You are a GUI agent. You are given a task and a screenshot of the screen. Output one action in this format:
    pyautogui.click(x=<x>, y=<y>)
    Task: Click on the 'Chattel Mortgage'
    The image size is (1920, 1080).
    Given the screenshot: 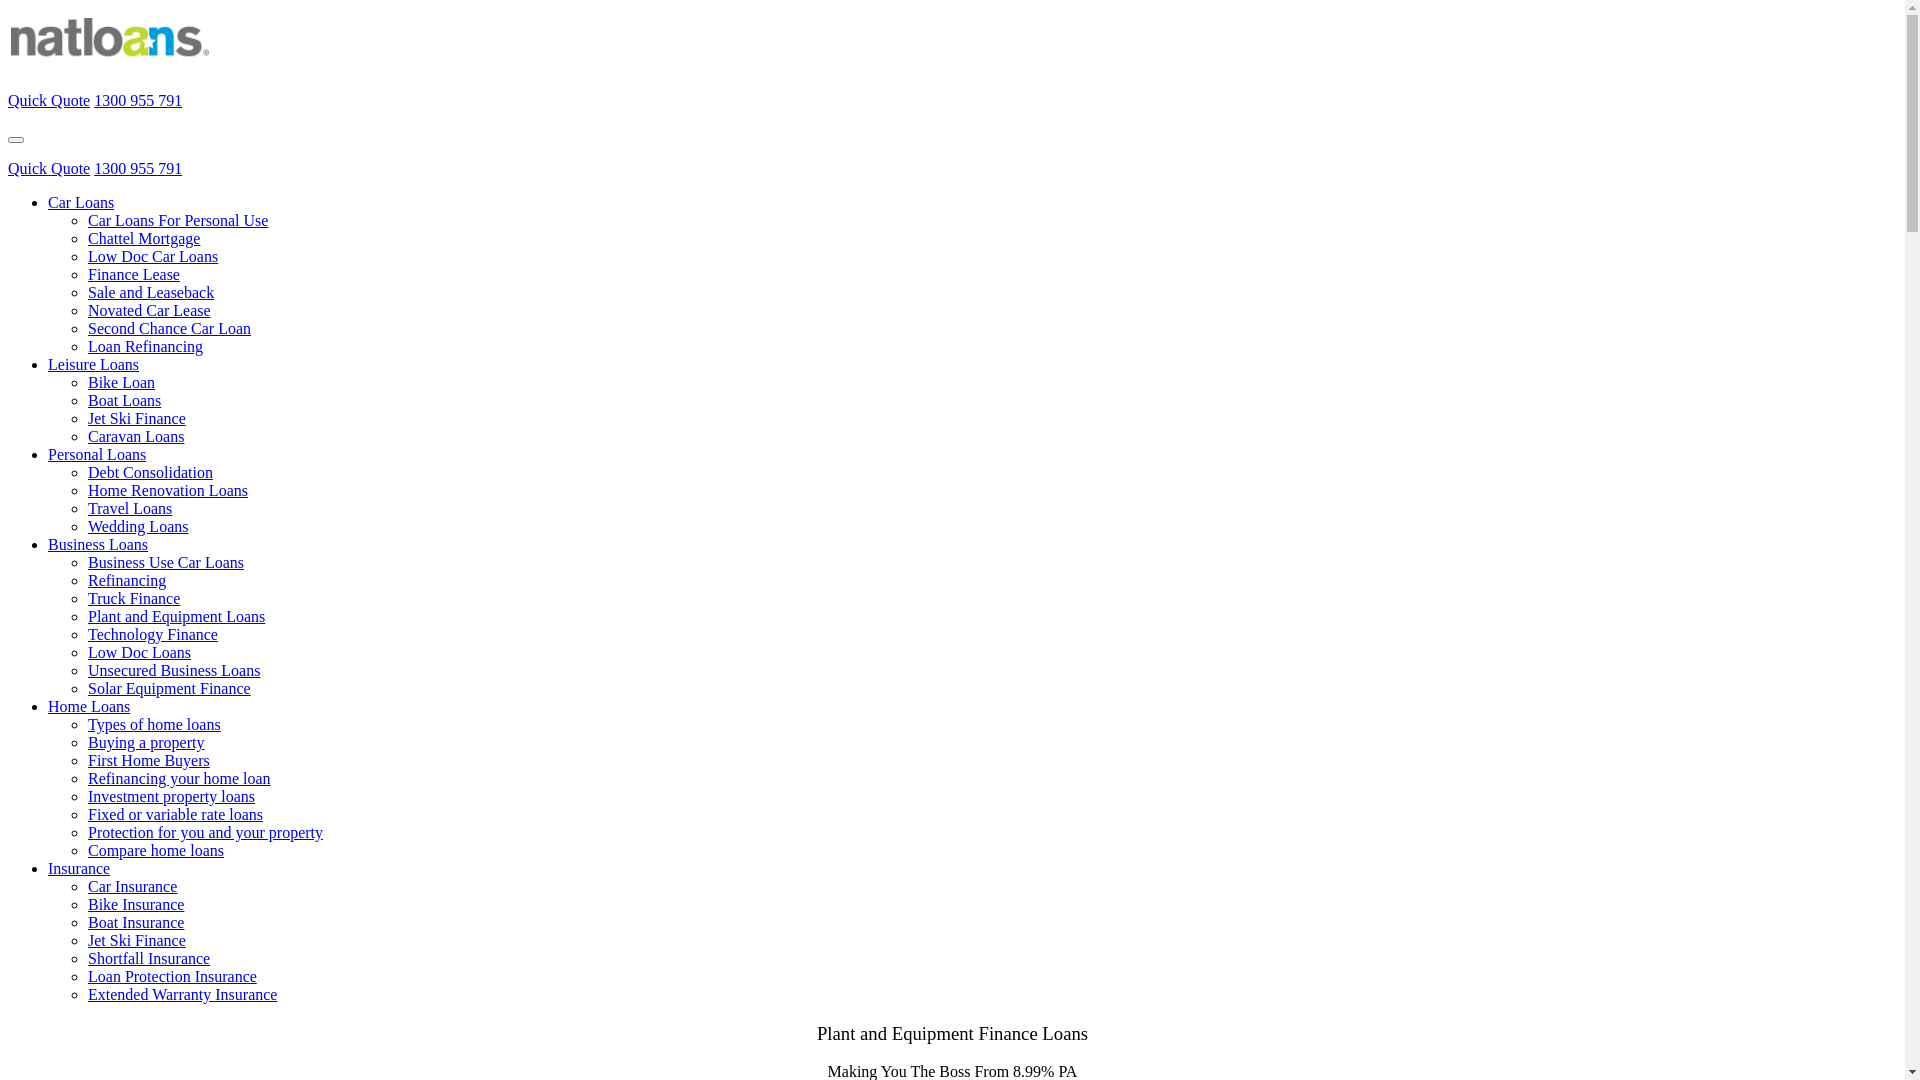 What is the action you would take?
    pyautogui.click(x=143, y=237)
    